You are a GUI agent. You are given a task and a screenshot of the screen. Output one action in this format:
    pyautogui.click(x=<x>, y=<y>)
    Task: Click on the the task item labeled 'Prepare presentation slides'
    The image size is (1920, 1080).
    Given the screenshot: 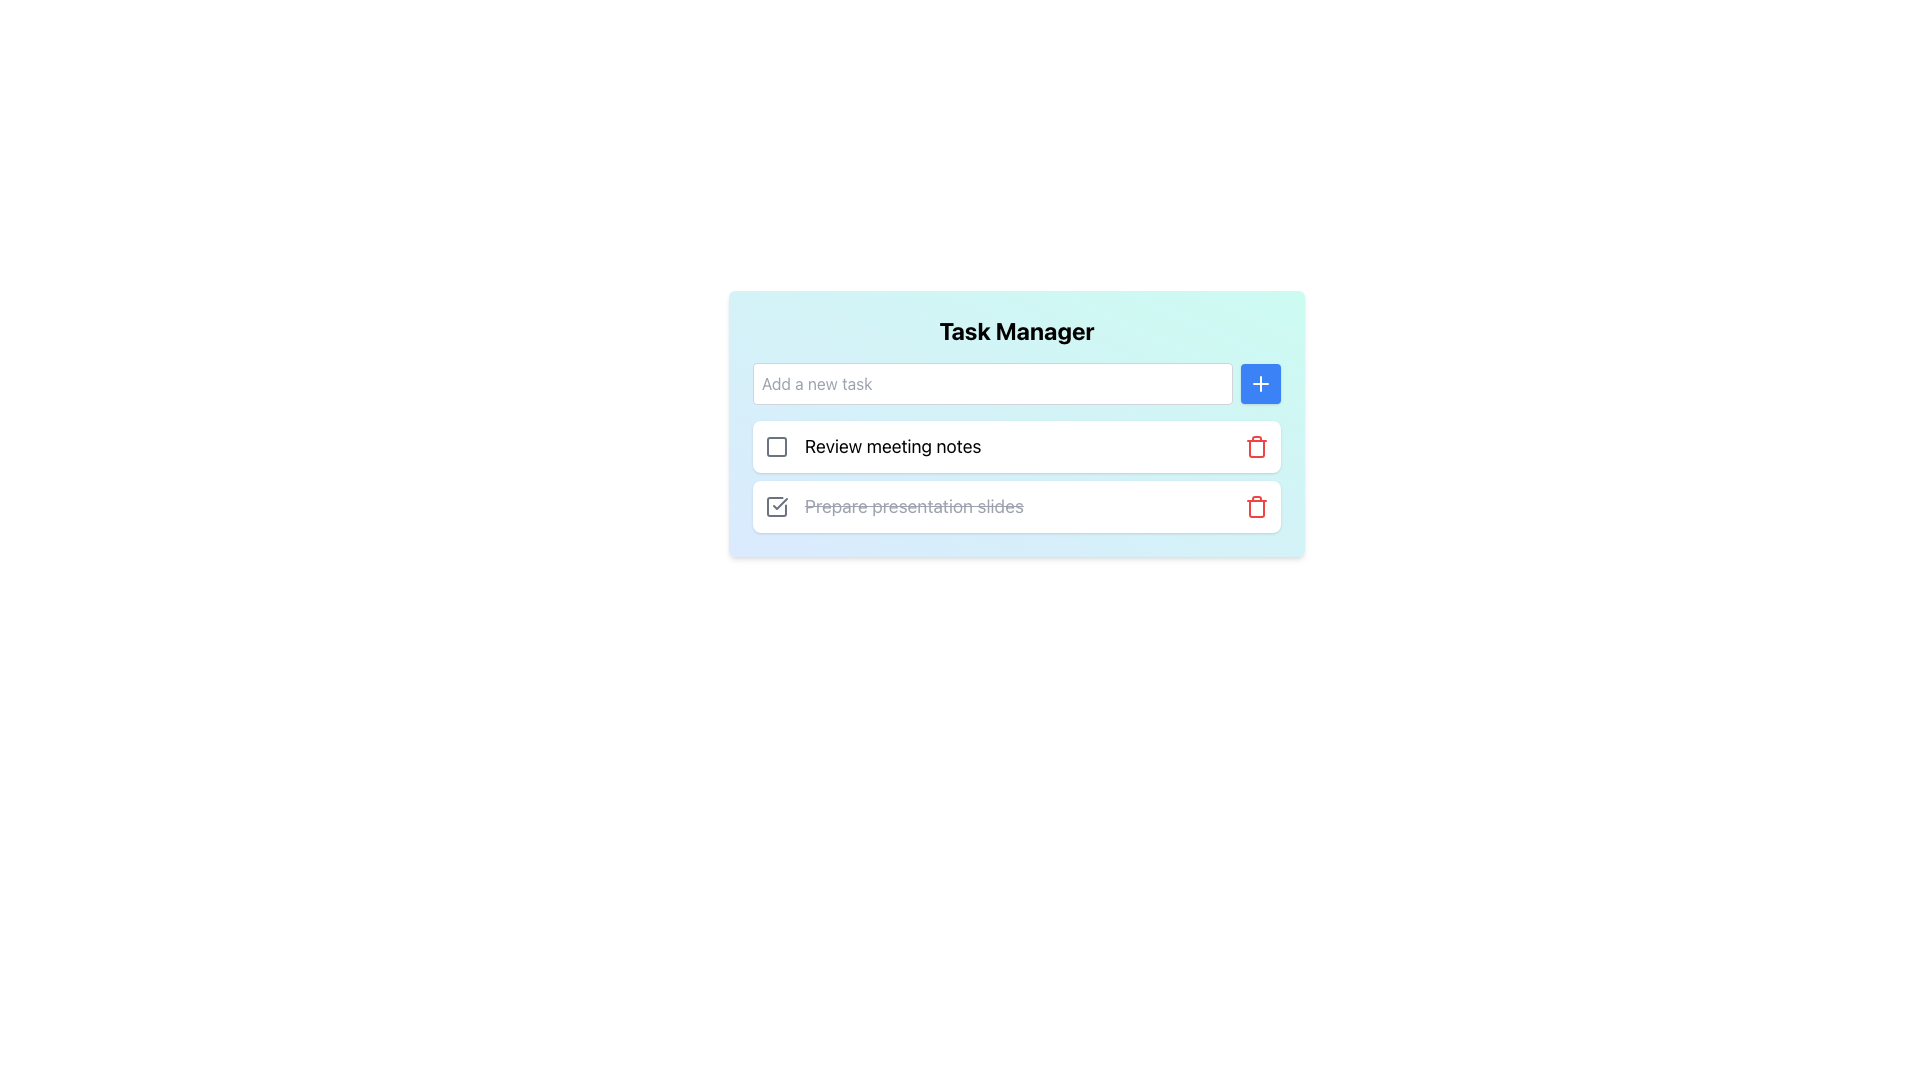 What is the action you would take?
    pyautogui.click(x=1017, y=505)
    